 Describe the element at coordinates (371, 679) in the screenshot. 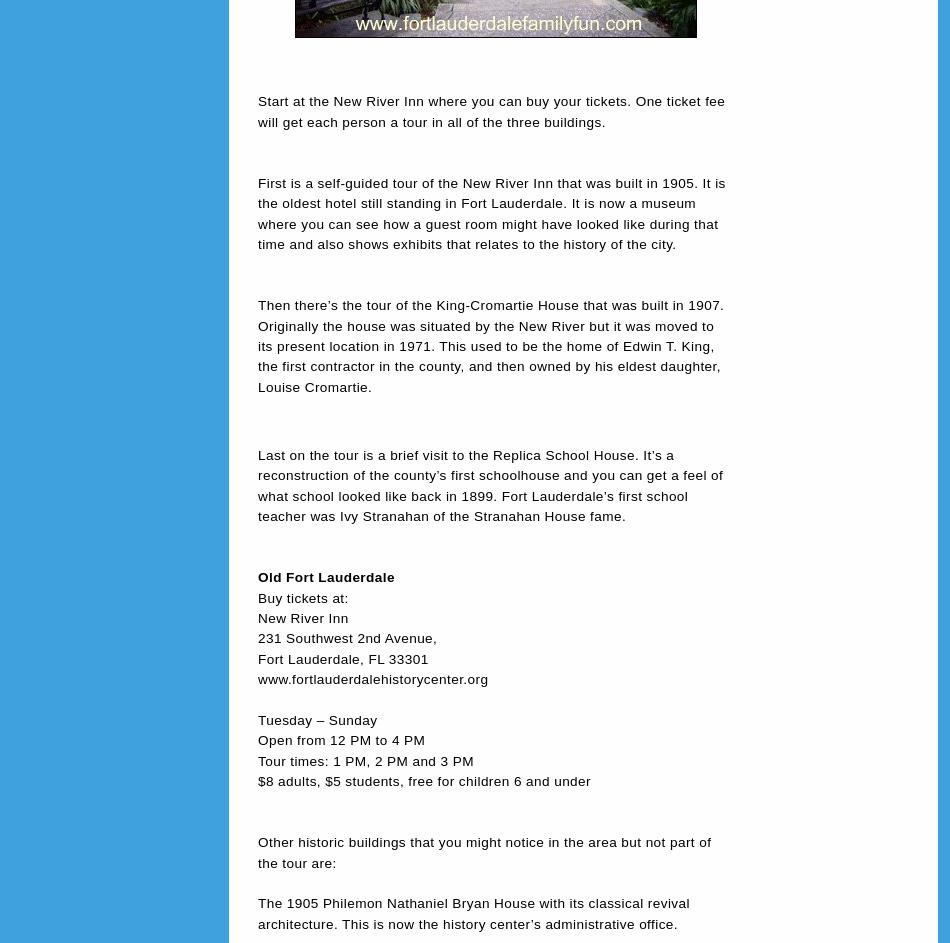

I see `'www.fortlauderdalehistorycenter.org'` at that location.